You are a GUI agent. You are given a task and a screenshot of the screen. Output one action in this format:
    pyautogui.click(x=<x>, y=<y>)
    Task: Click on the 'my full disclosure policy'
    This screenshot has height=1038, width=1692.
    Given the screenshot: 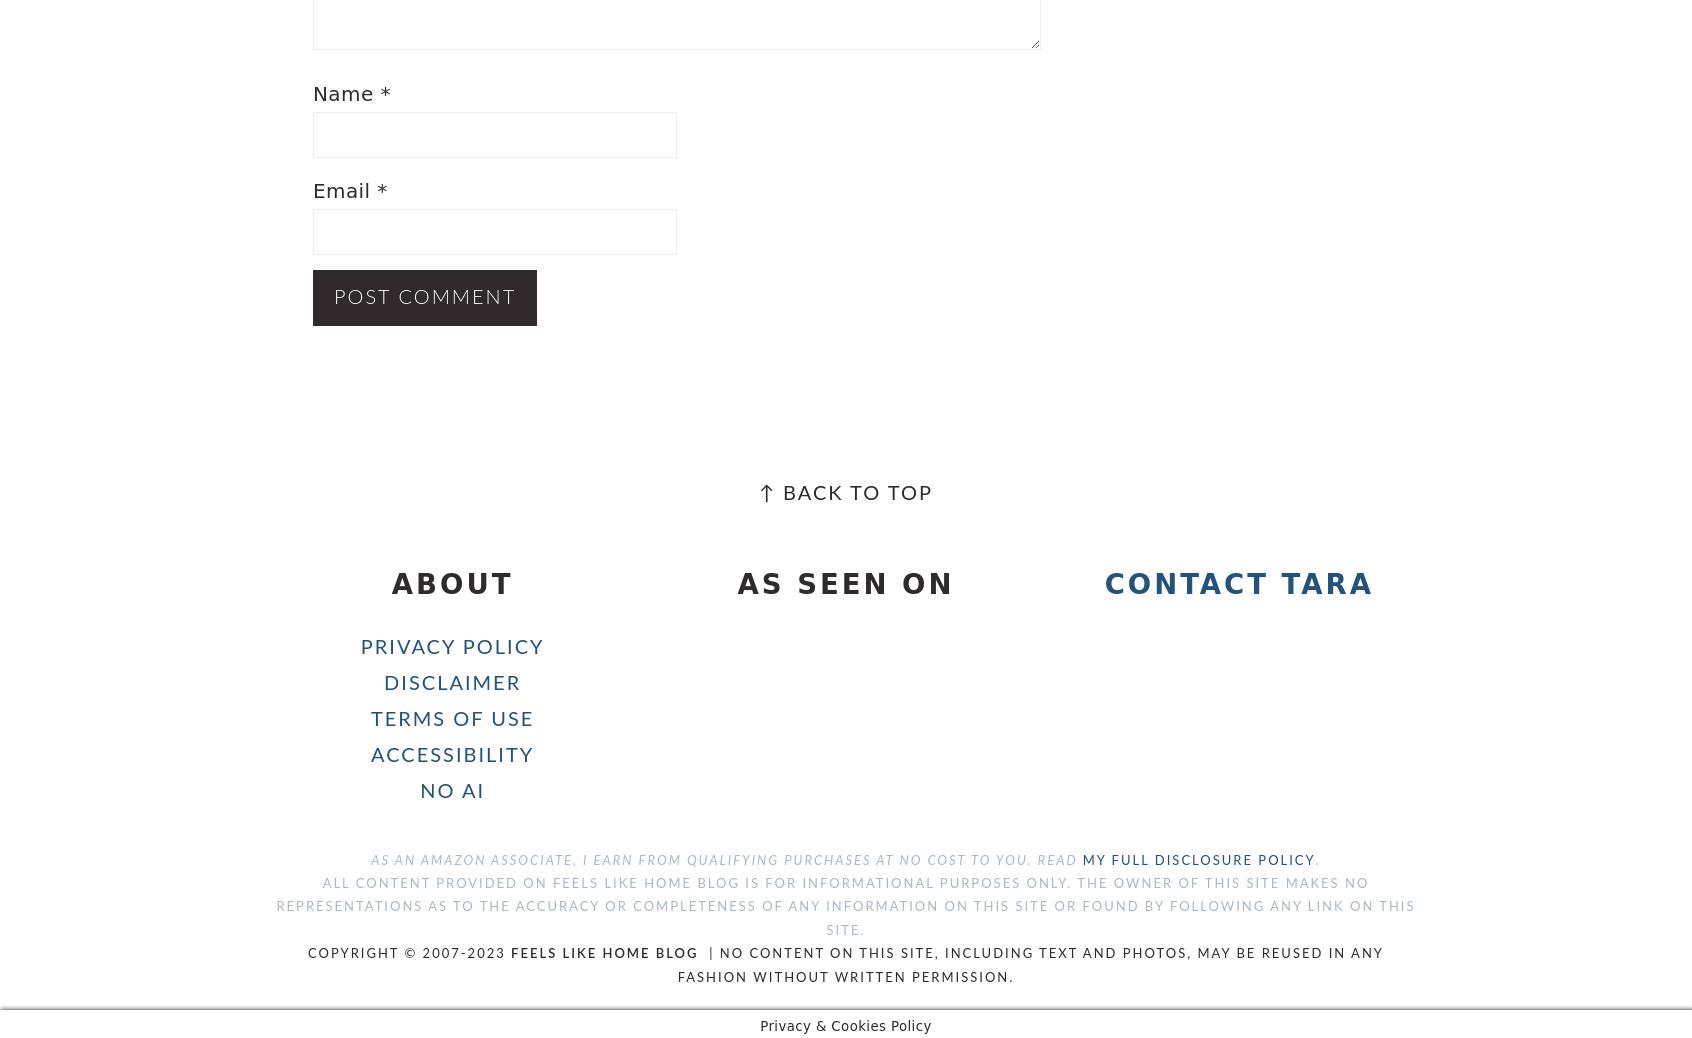 What is the action you would take?
    pyautogui.click(x=1197, y=860)
    